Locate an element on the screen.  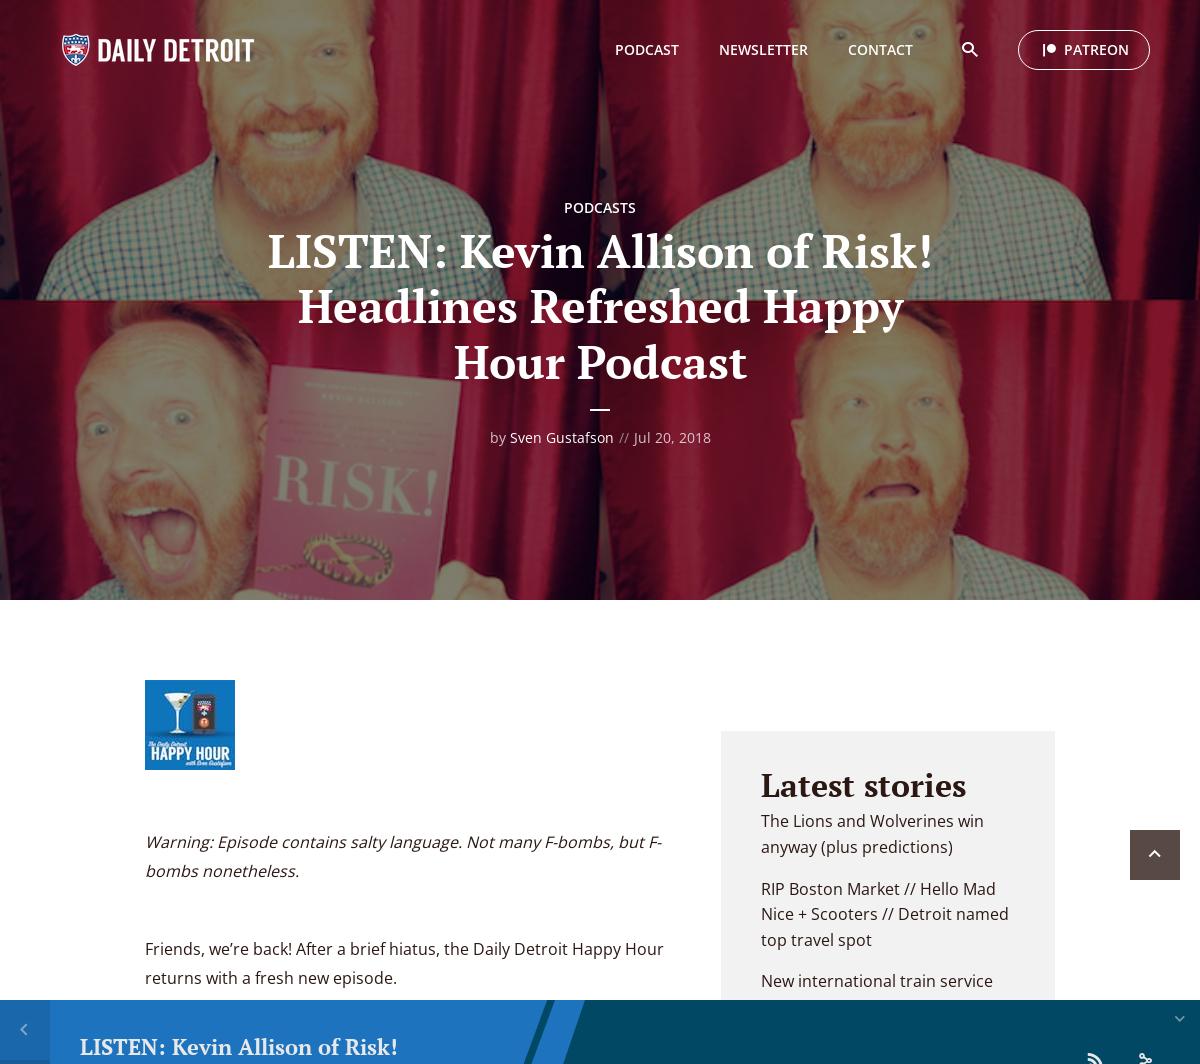
'Jul 20, 2018' is located at coordinates (671, 436).